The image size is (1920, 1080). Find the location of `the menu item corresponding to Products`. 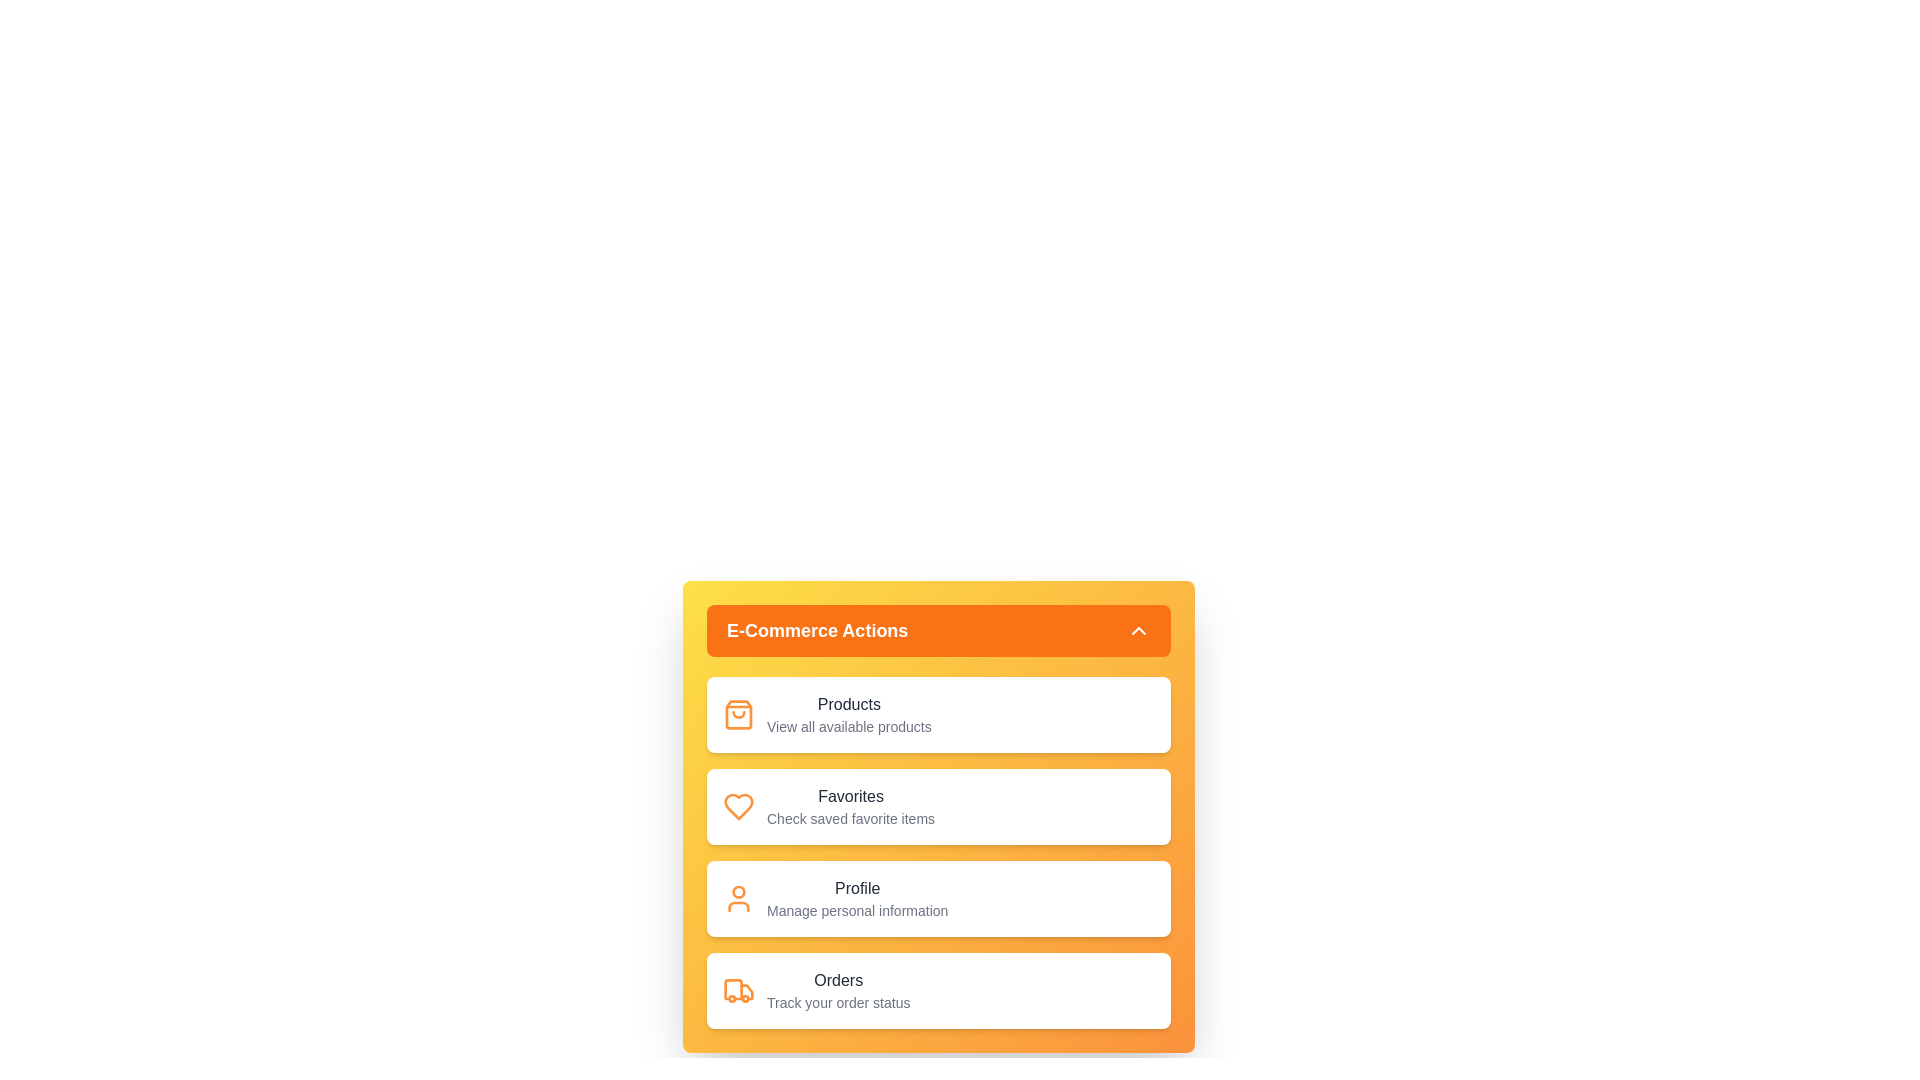

the menu item corresponding to Products is located at coordinates (938, 713).